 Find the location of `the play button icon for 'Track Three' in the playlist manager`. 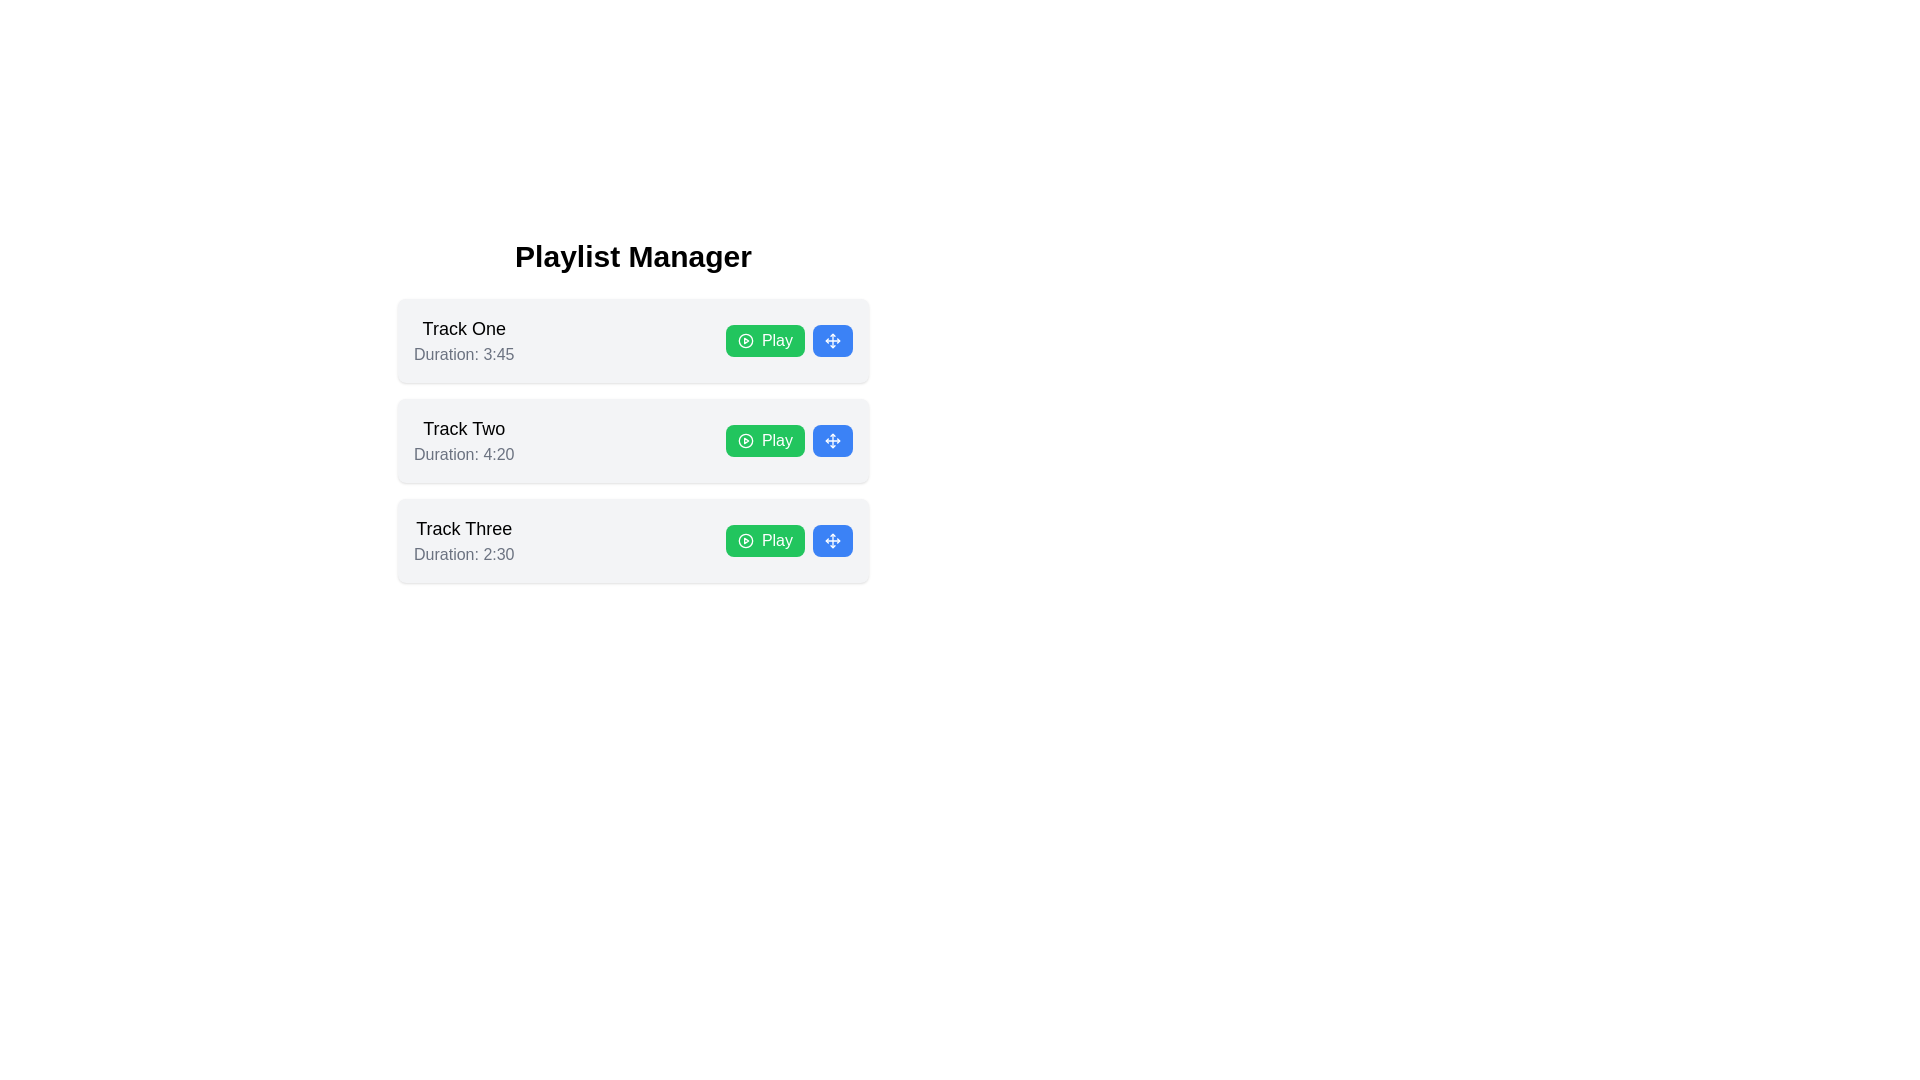

the play button icon for 'Track Three' in the playlist manager is located at coordinates (744, 540).